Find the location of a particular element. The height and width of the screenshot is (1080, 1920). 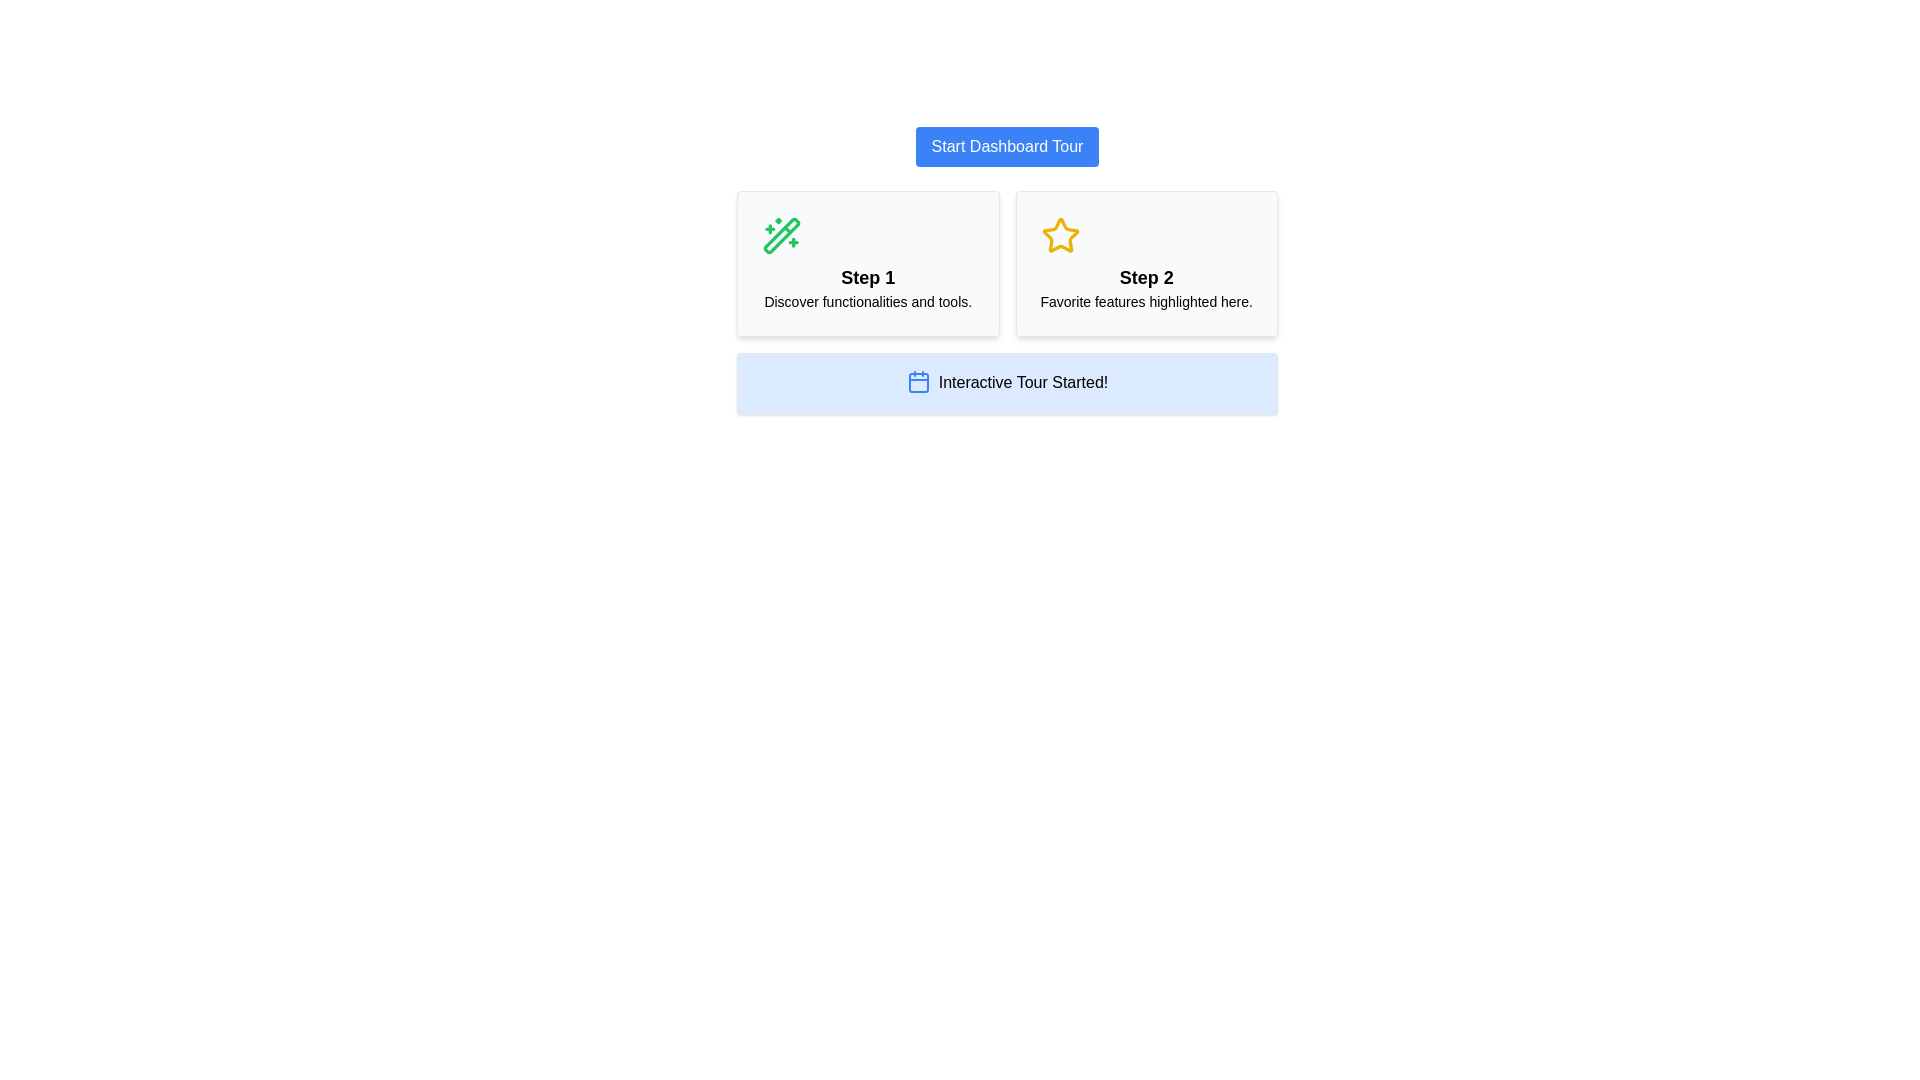

the blue rectangular button with rounded corners that contains the text 'Start Dashboard Tour' is located at coordinates (1007, 145).